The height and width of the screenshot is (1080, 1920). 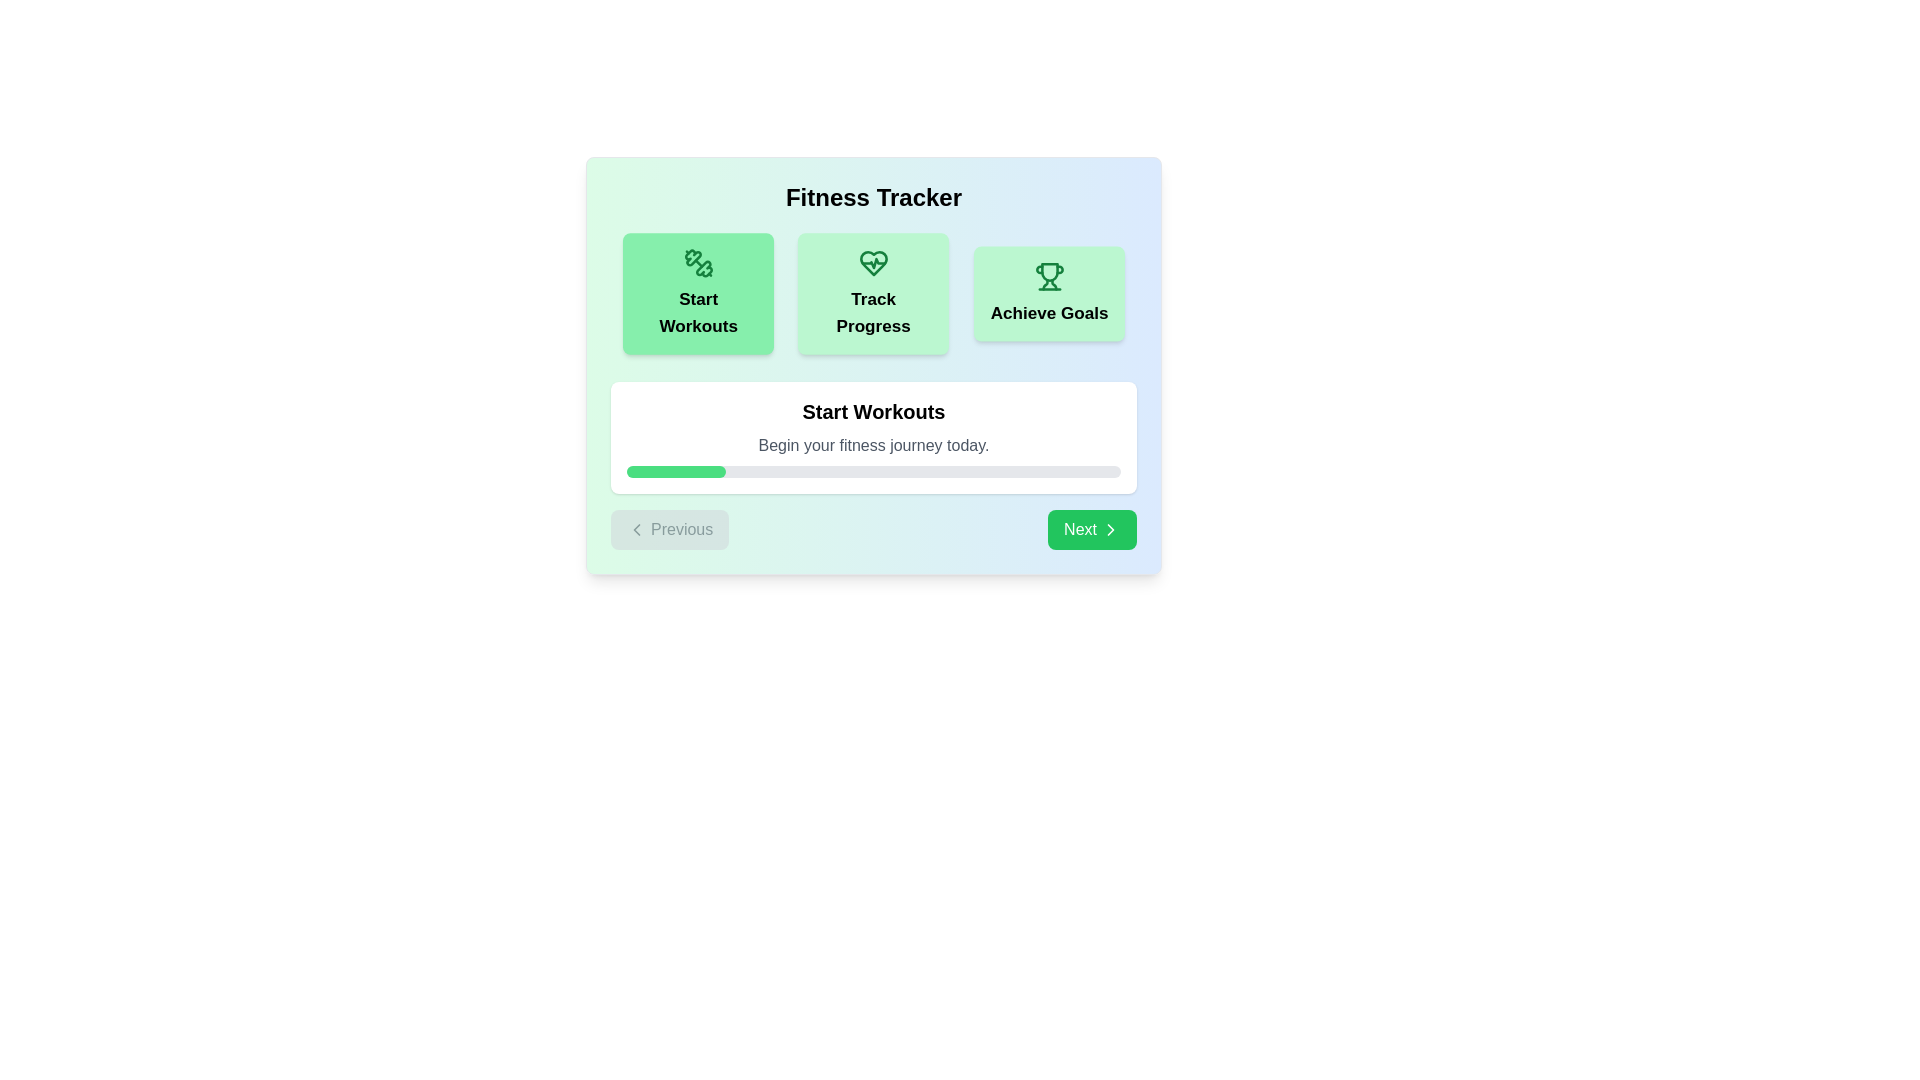 What do you see at coordinates (1048, 272) in the screenshot?
I see `the 'Achieve Goals' icon, which is the central component of the third button group in the primary button row, to engage with the motivational theme of the user interface` at bounding box center [1048, 272].